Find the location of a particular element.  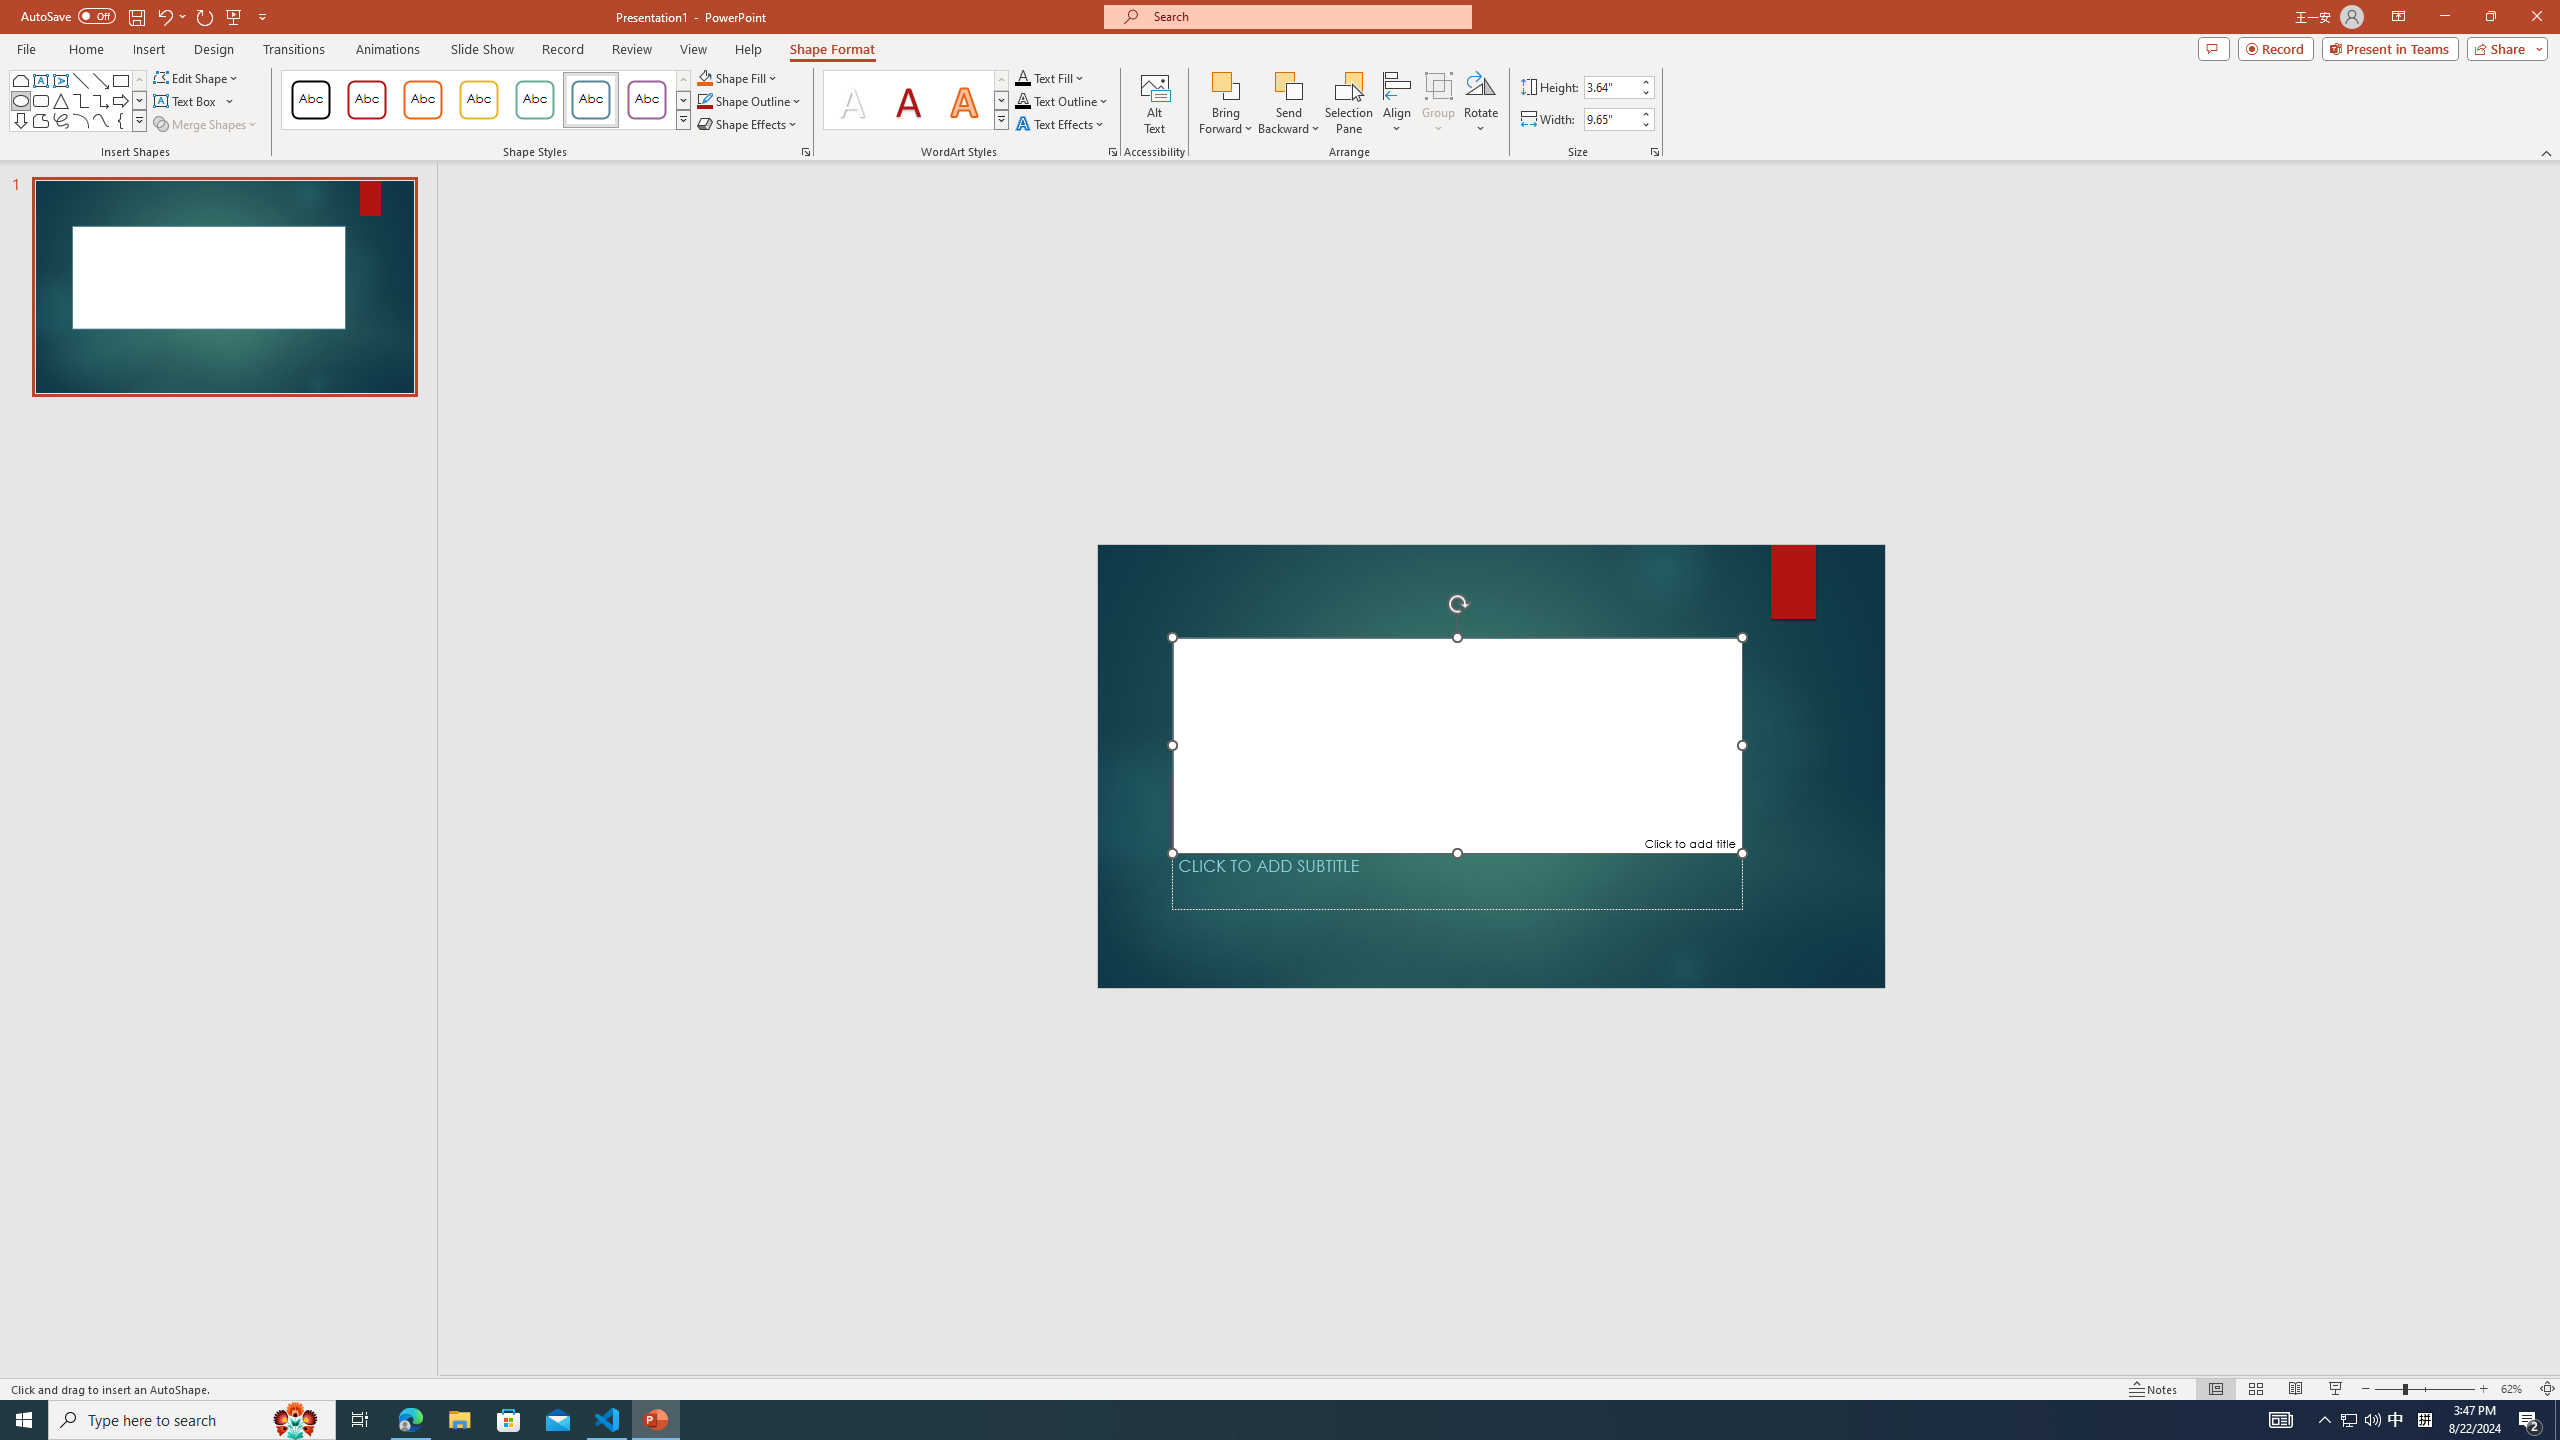

'Shape Outline No Outline' is located at coordinates (705, 99).